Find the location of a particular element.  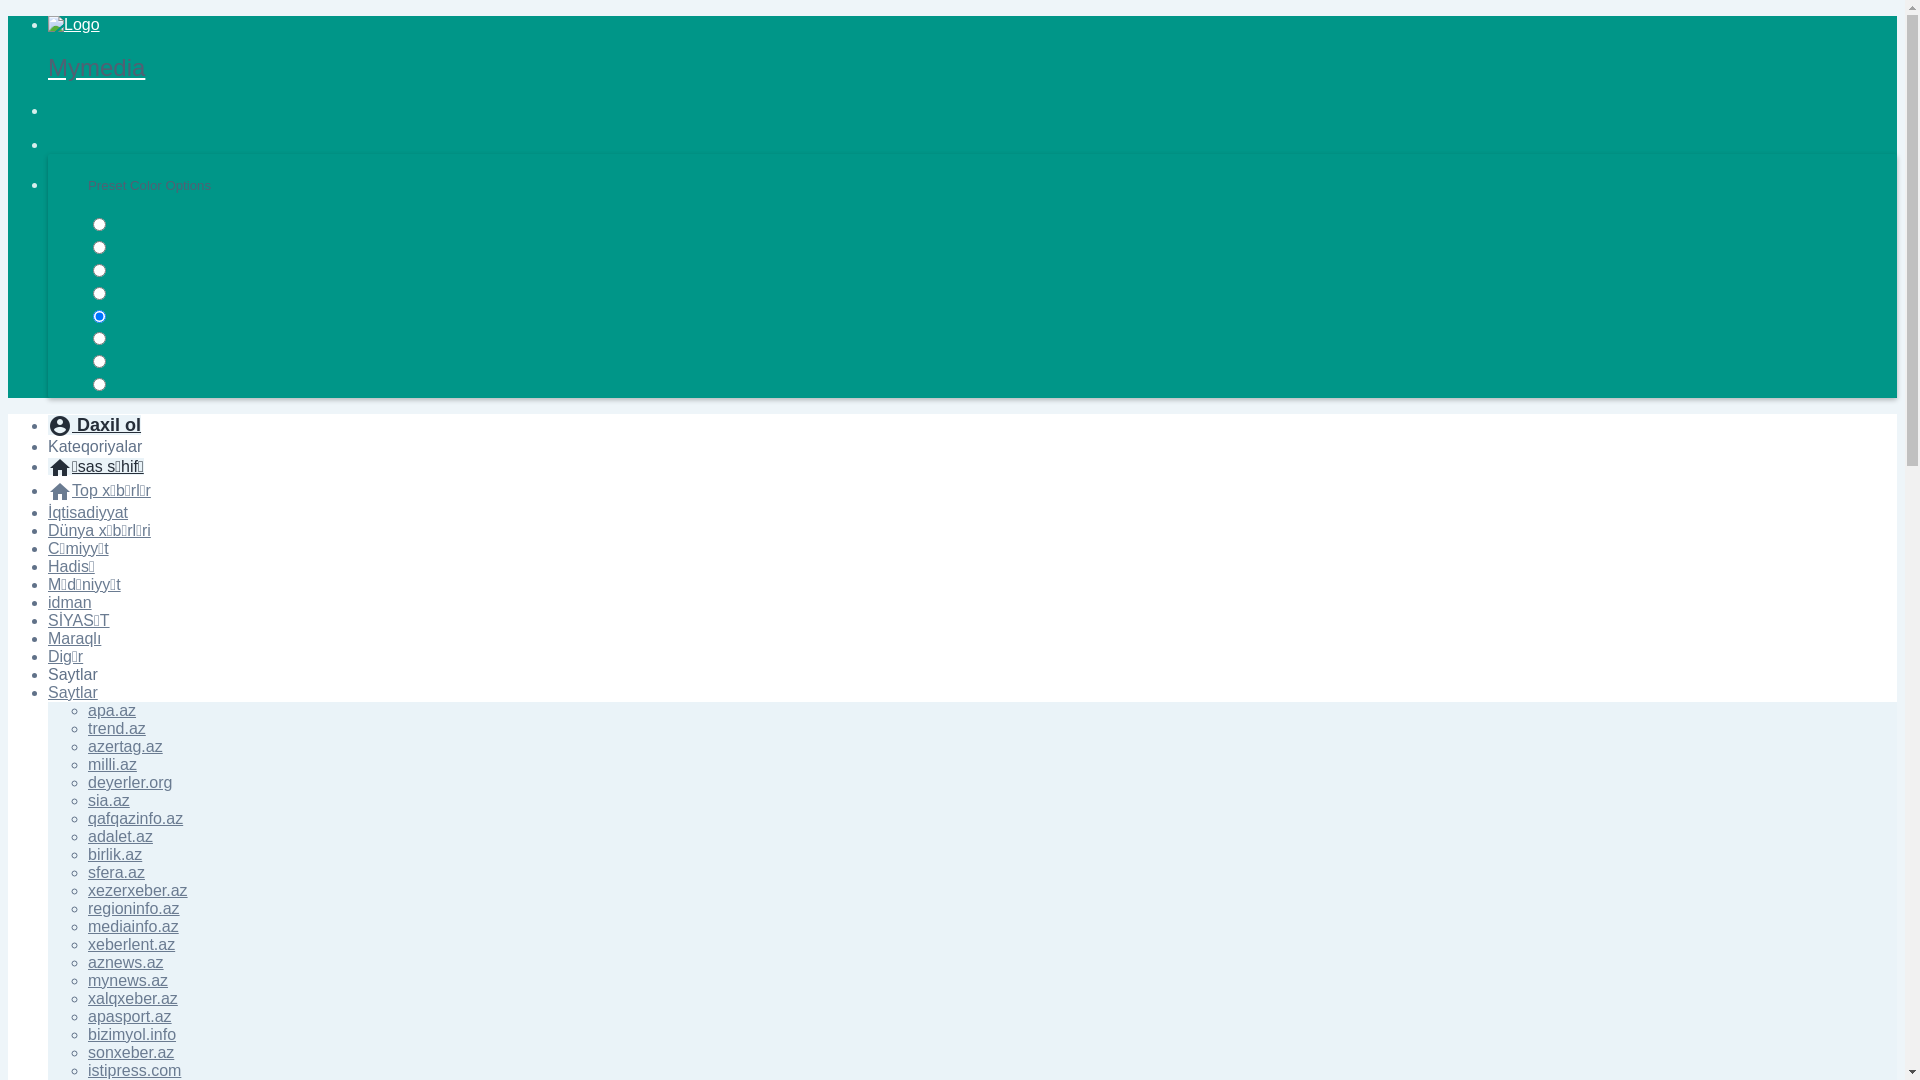

'Saytlar' is located at coordinates (48, 691).